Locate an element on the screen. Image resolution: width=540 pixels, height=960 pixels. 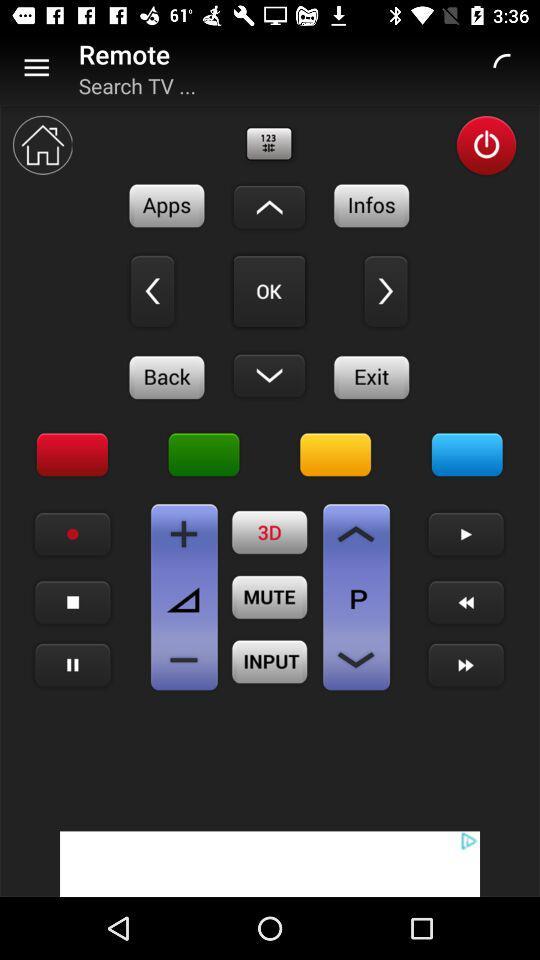
exit the menu is located at coordinates (372, 376).